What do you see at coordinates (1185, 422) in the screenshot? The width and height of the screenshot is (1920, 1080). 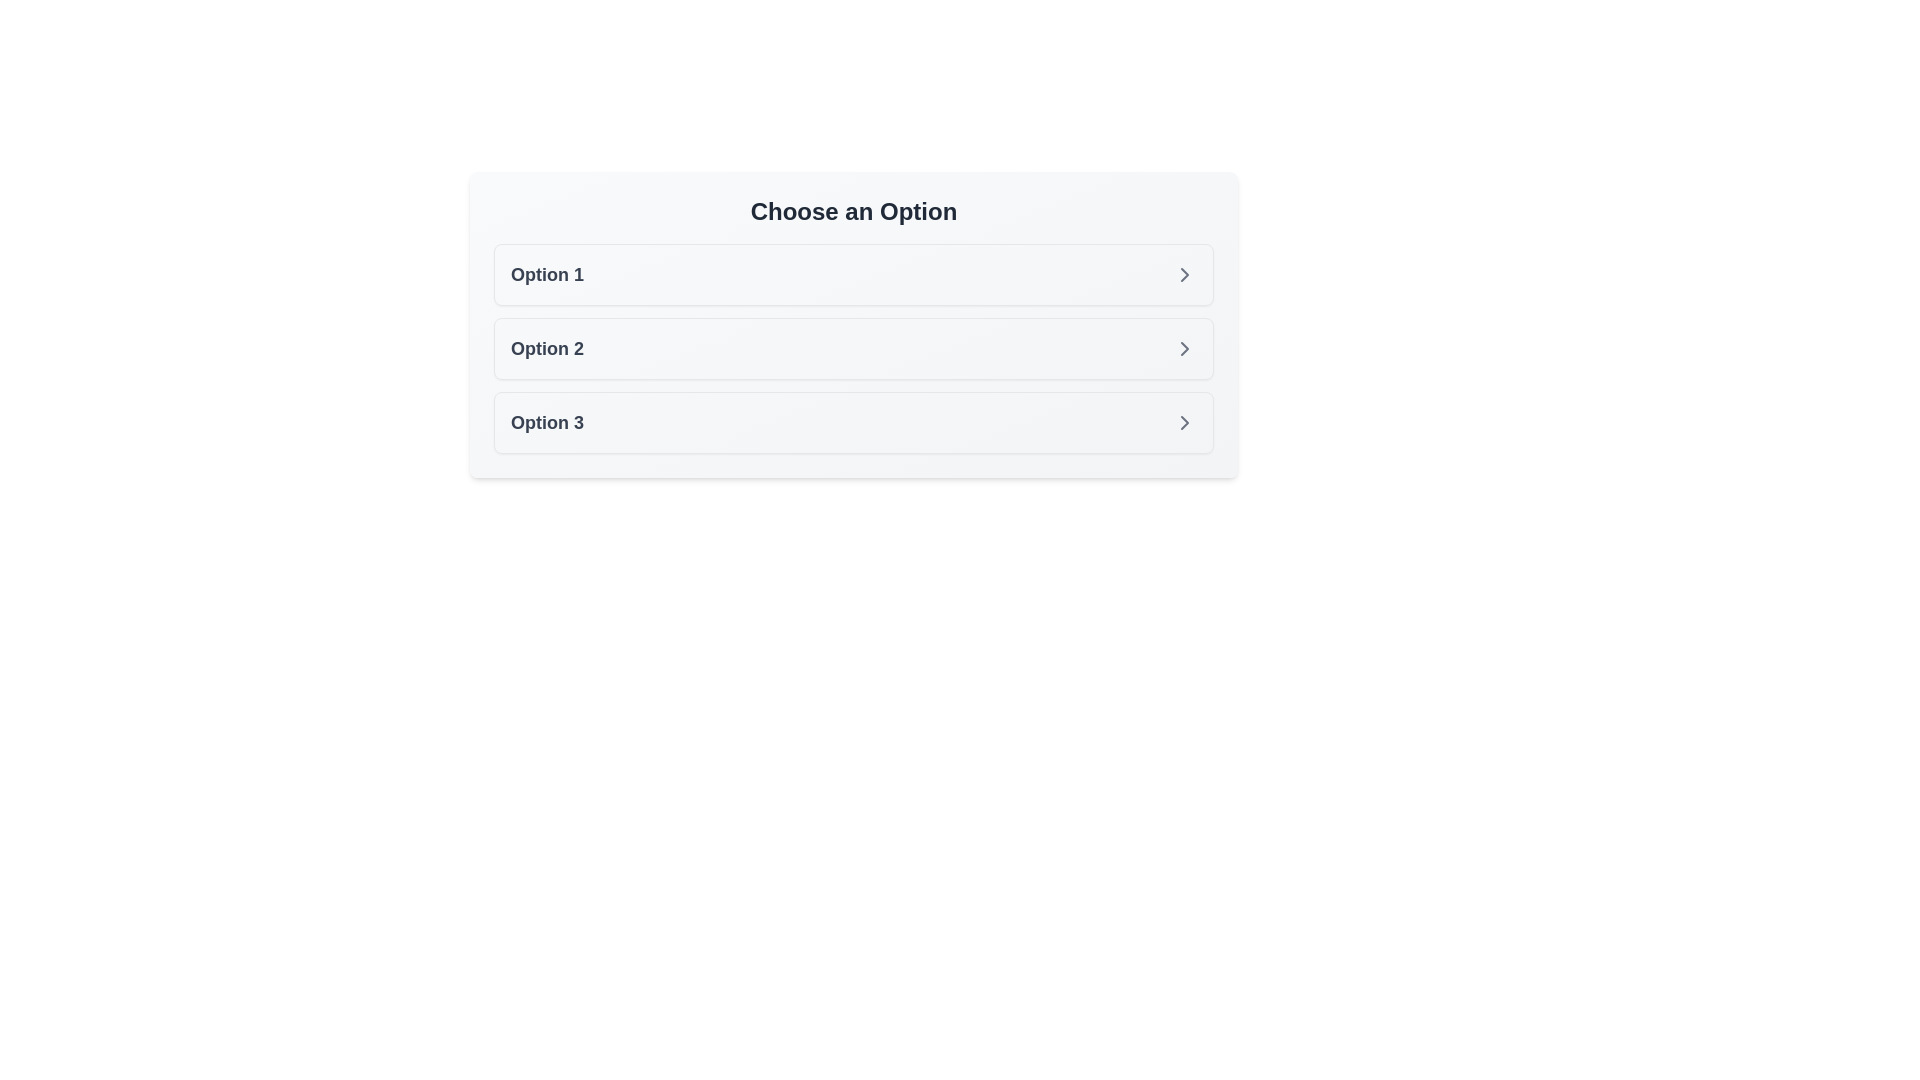 I see `the chevron icon located on the far-right side of 'Option 3' in the 'Choose an Option' menu` at bounding box center [1185, 422].